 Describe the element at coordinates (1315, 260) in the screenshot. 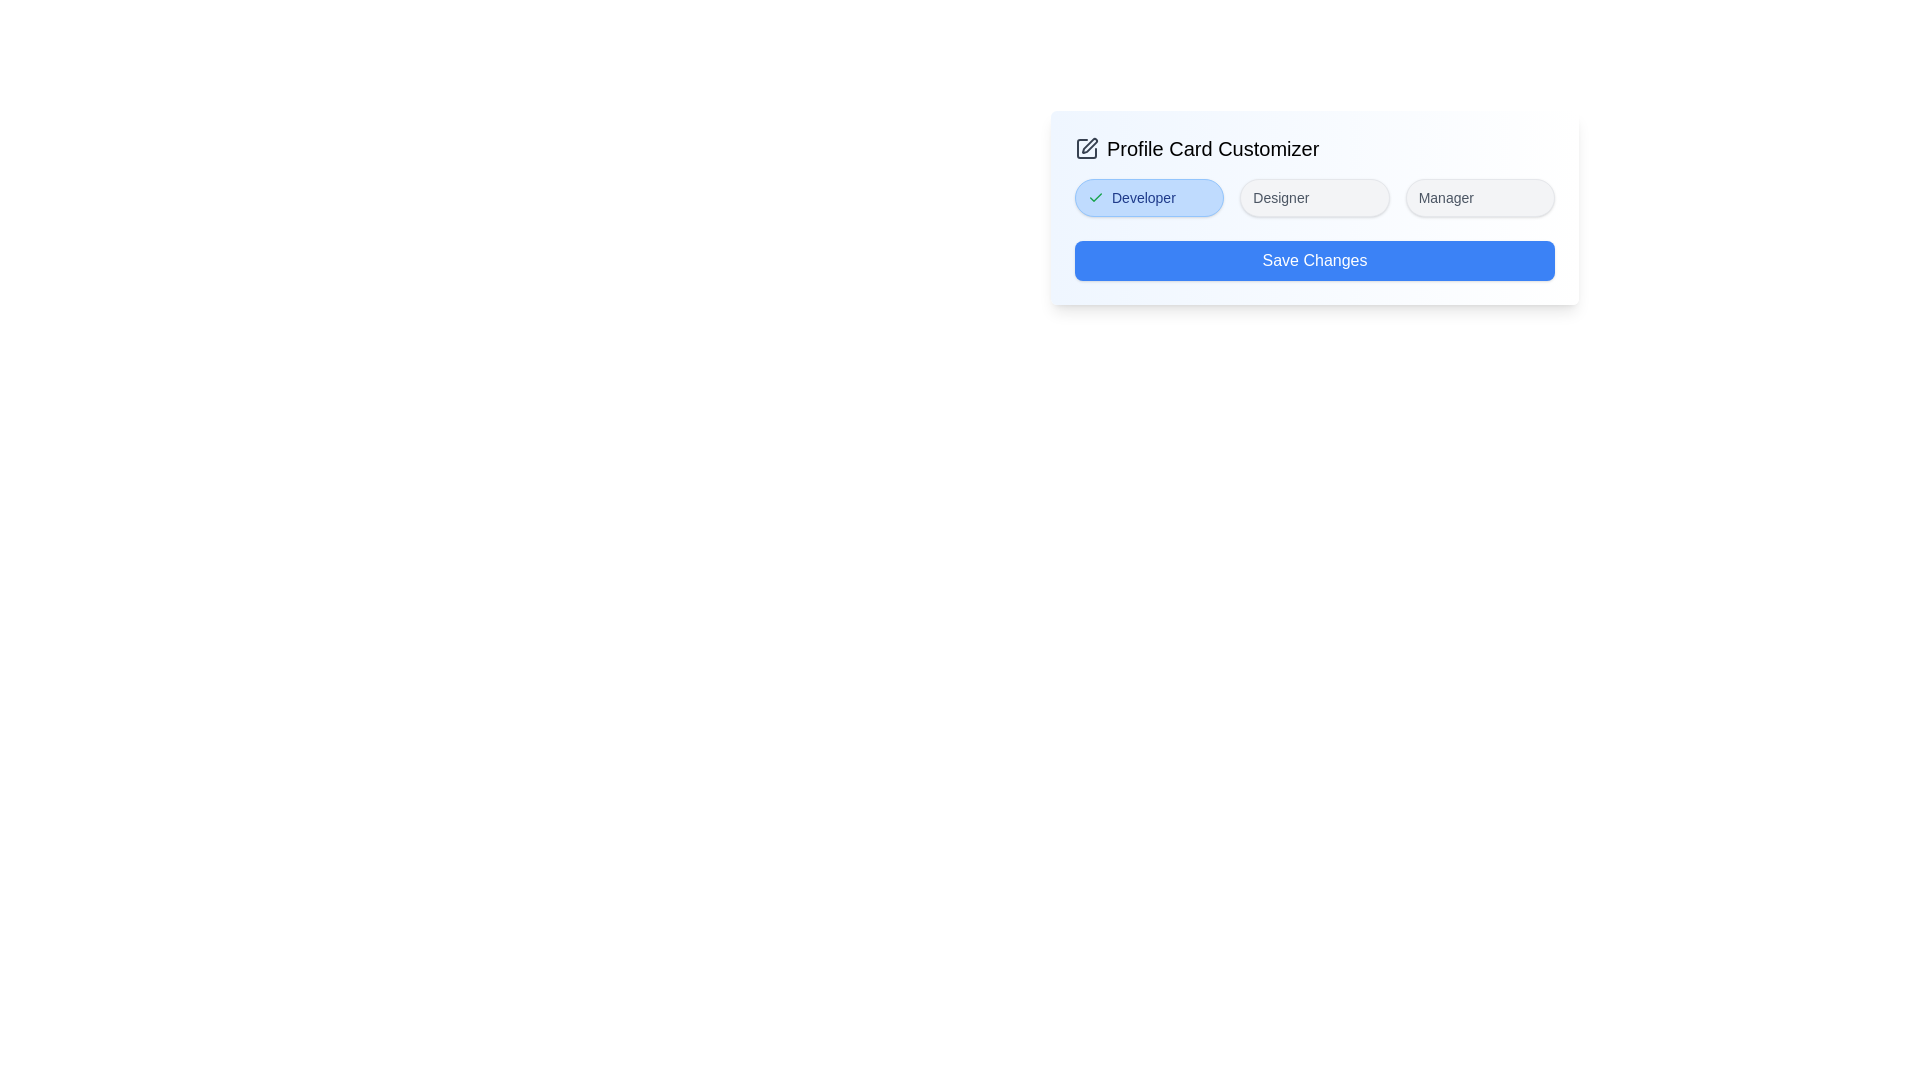

I see `'Save Changes' button to save the current configuration` at that location.